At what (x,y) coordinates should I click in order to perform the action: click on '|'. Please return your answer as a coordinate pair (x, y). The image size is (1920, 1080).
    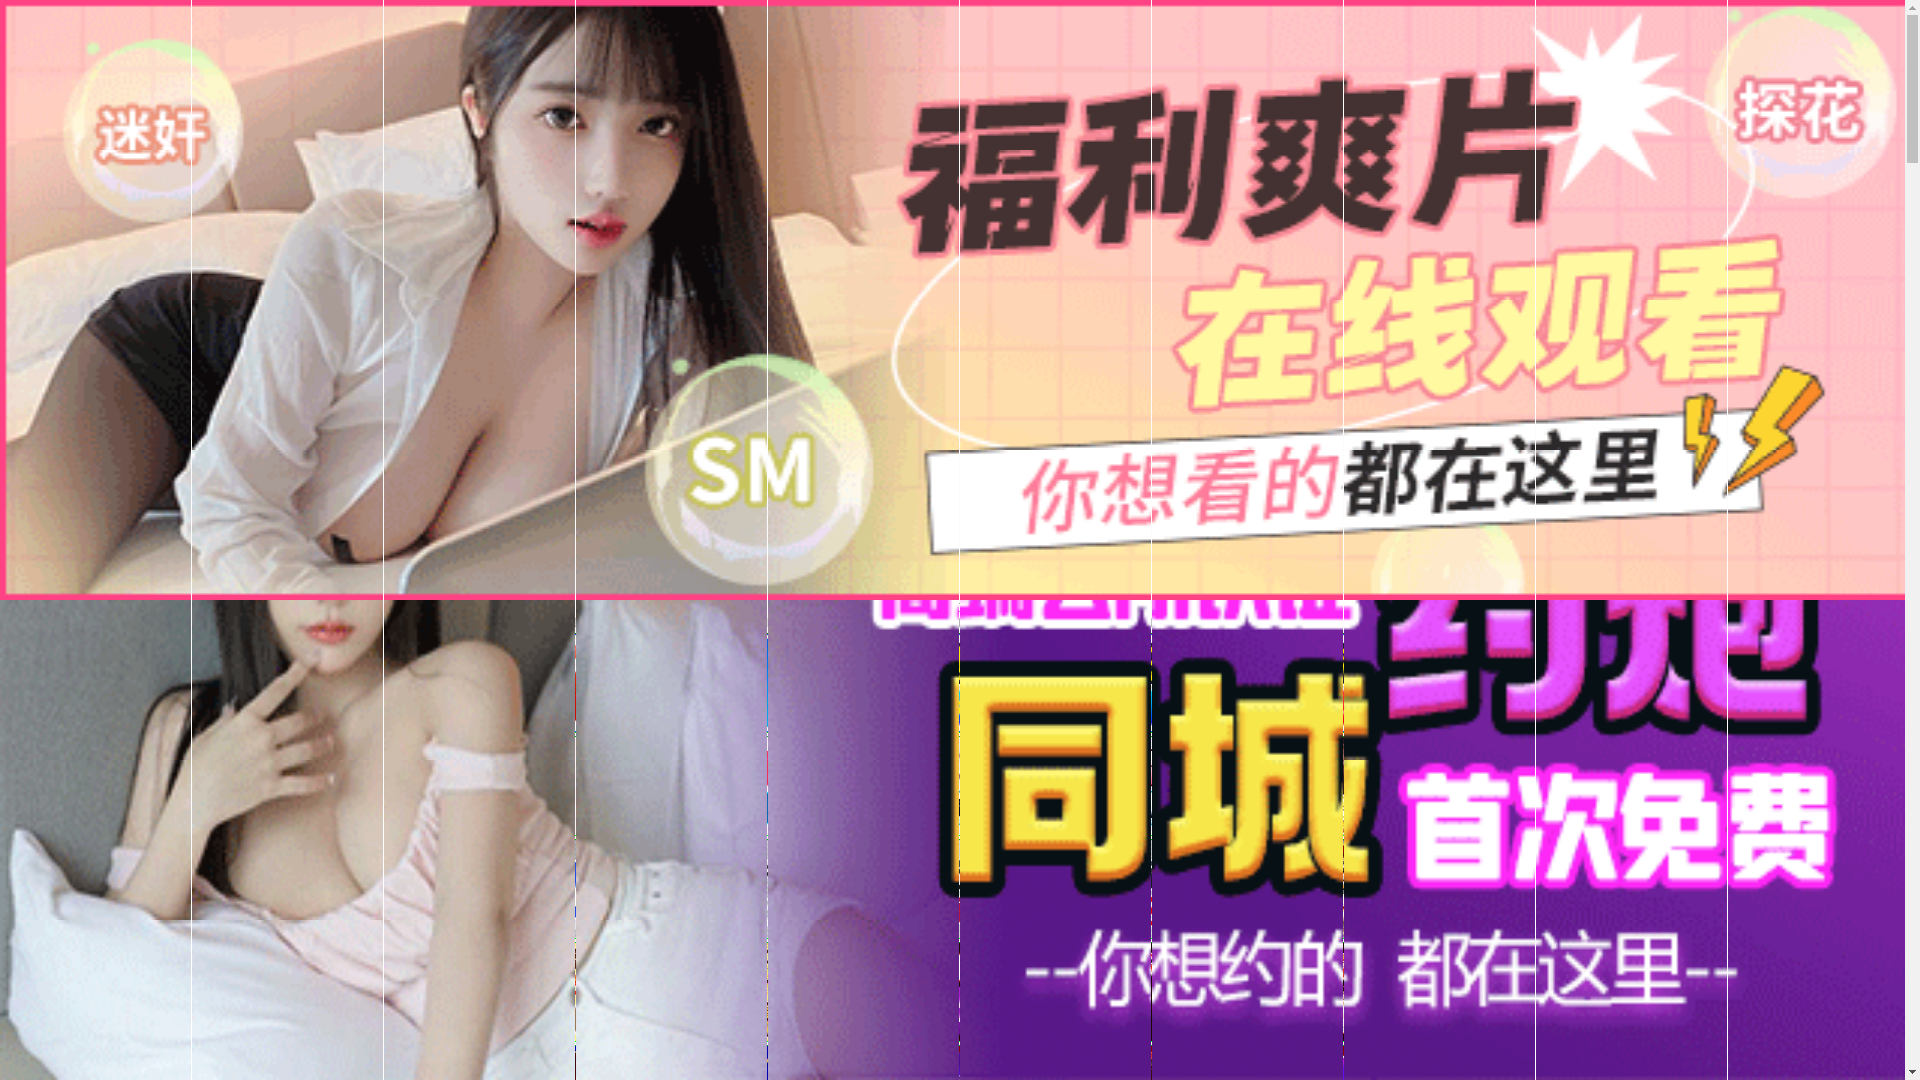
    Looking at the image, I should click on (1464, 621).